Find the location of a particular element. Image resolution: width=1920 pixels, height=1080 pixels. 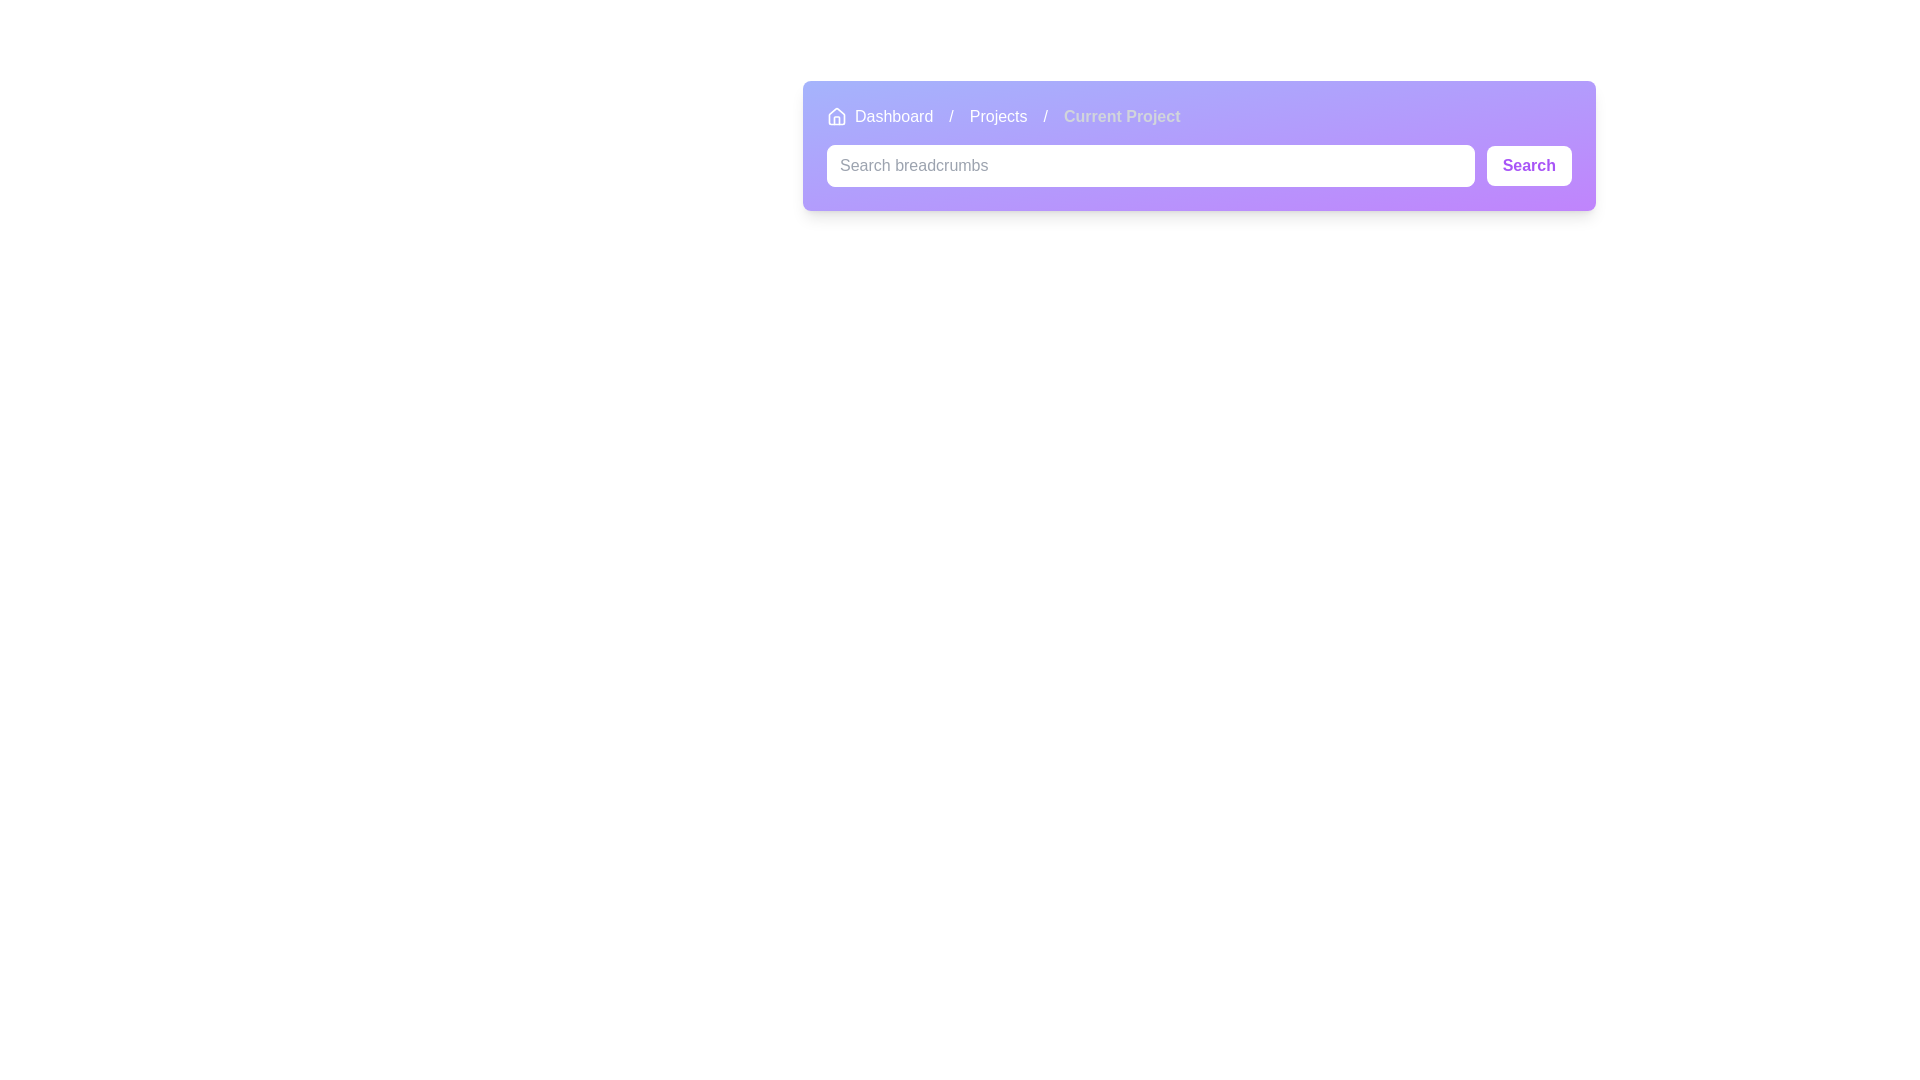

the Dashboard icon in the breadcrumb navigation bar is located at coordinates (836, 116).